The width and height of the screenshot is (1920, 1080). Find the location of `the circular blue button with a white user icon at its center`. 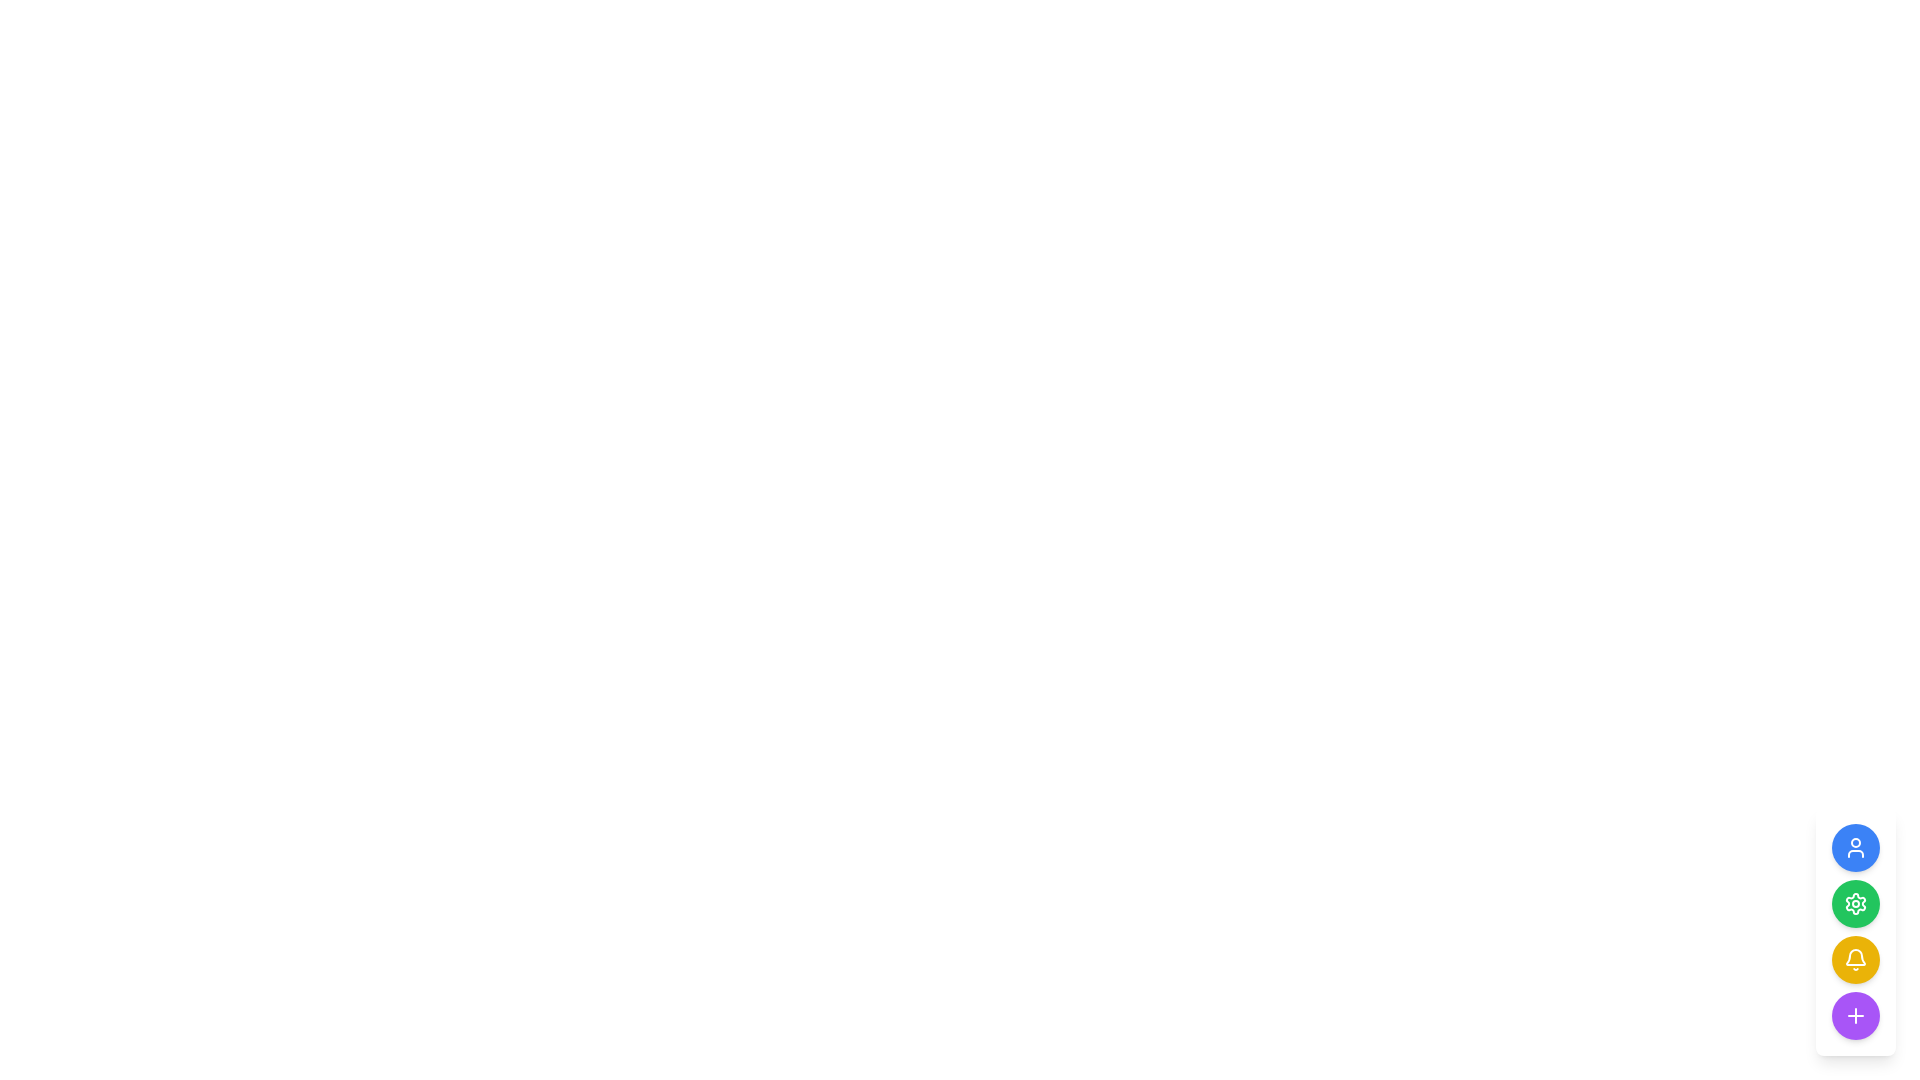

the circular blue button with a white user icon at its center is located at coordinates (1855, 848).